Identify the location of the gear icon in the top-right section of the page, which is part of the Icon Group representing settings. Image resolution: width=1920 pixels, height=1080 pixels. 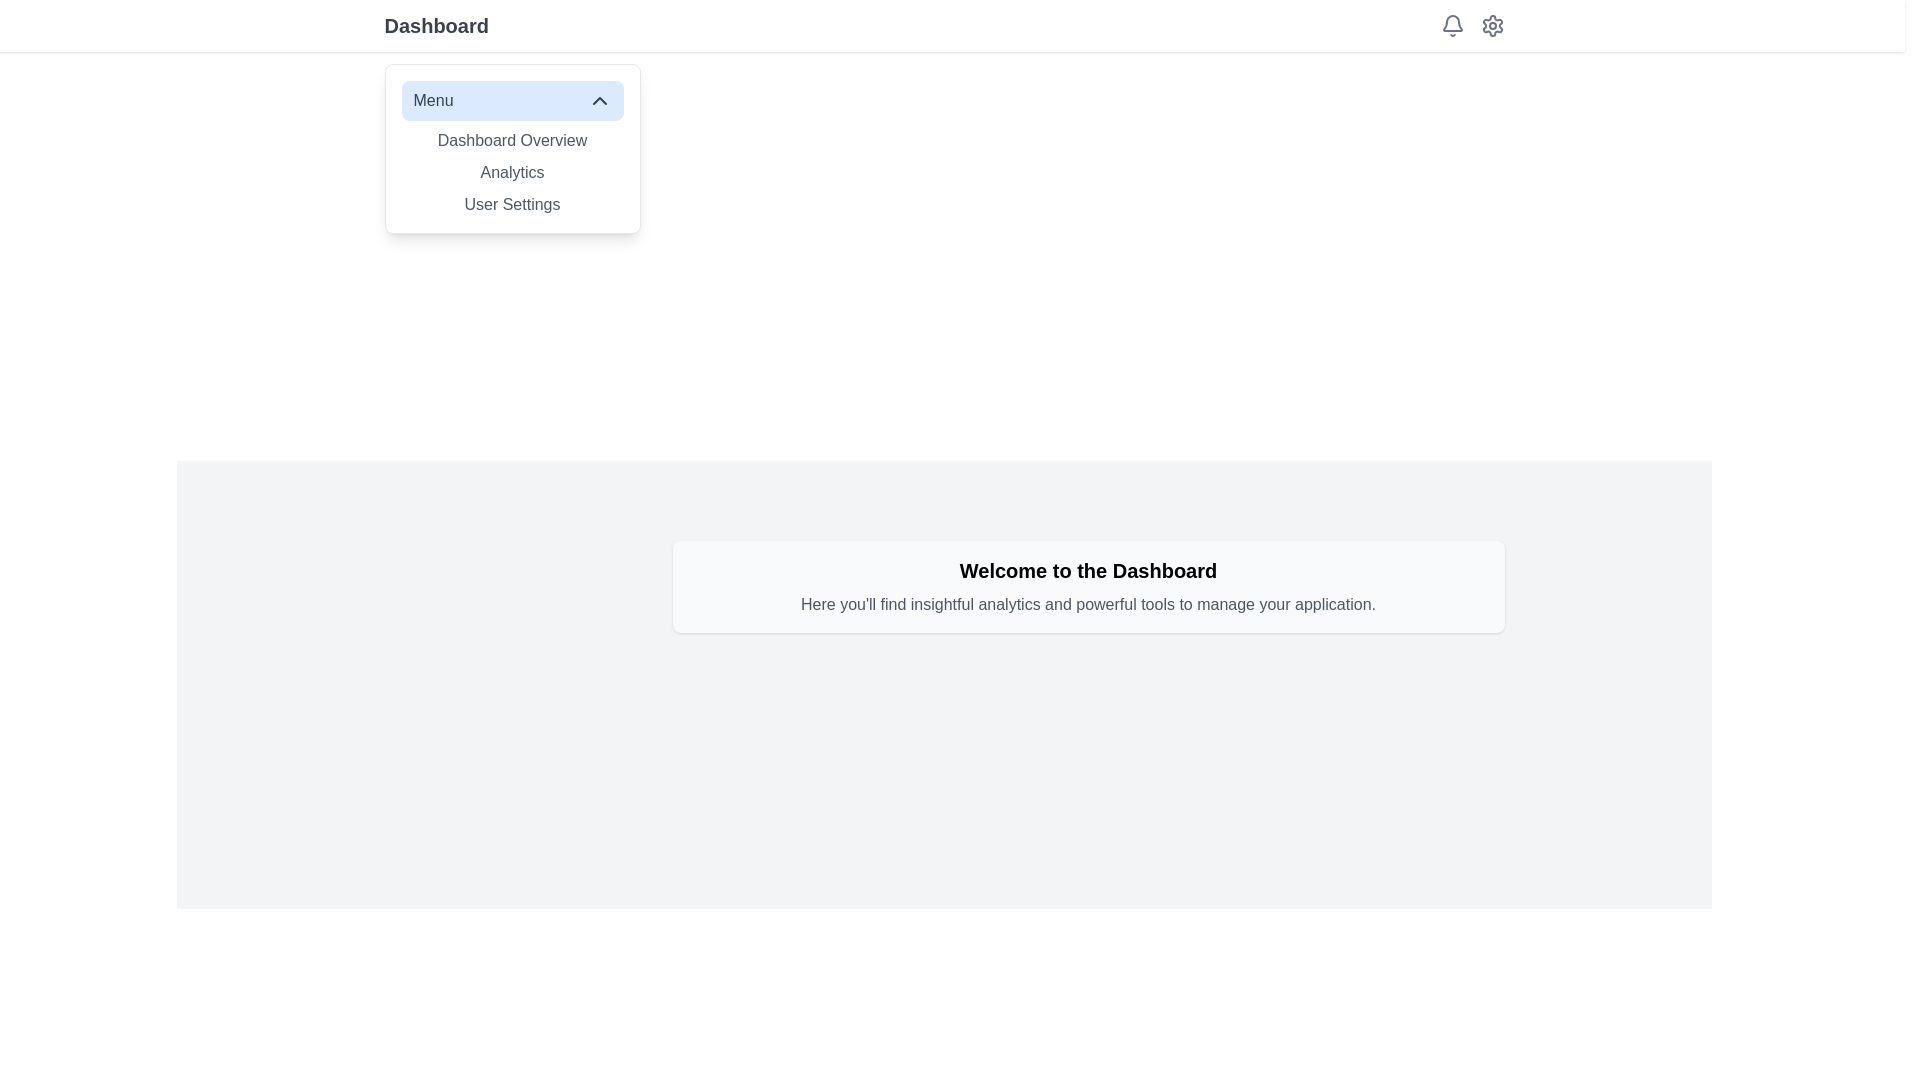
(1472, 26).